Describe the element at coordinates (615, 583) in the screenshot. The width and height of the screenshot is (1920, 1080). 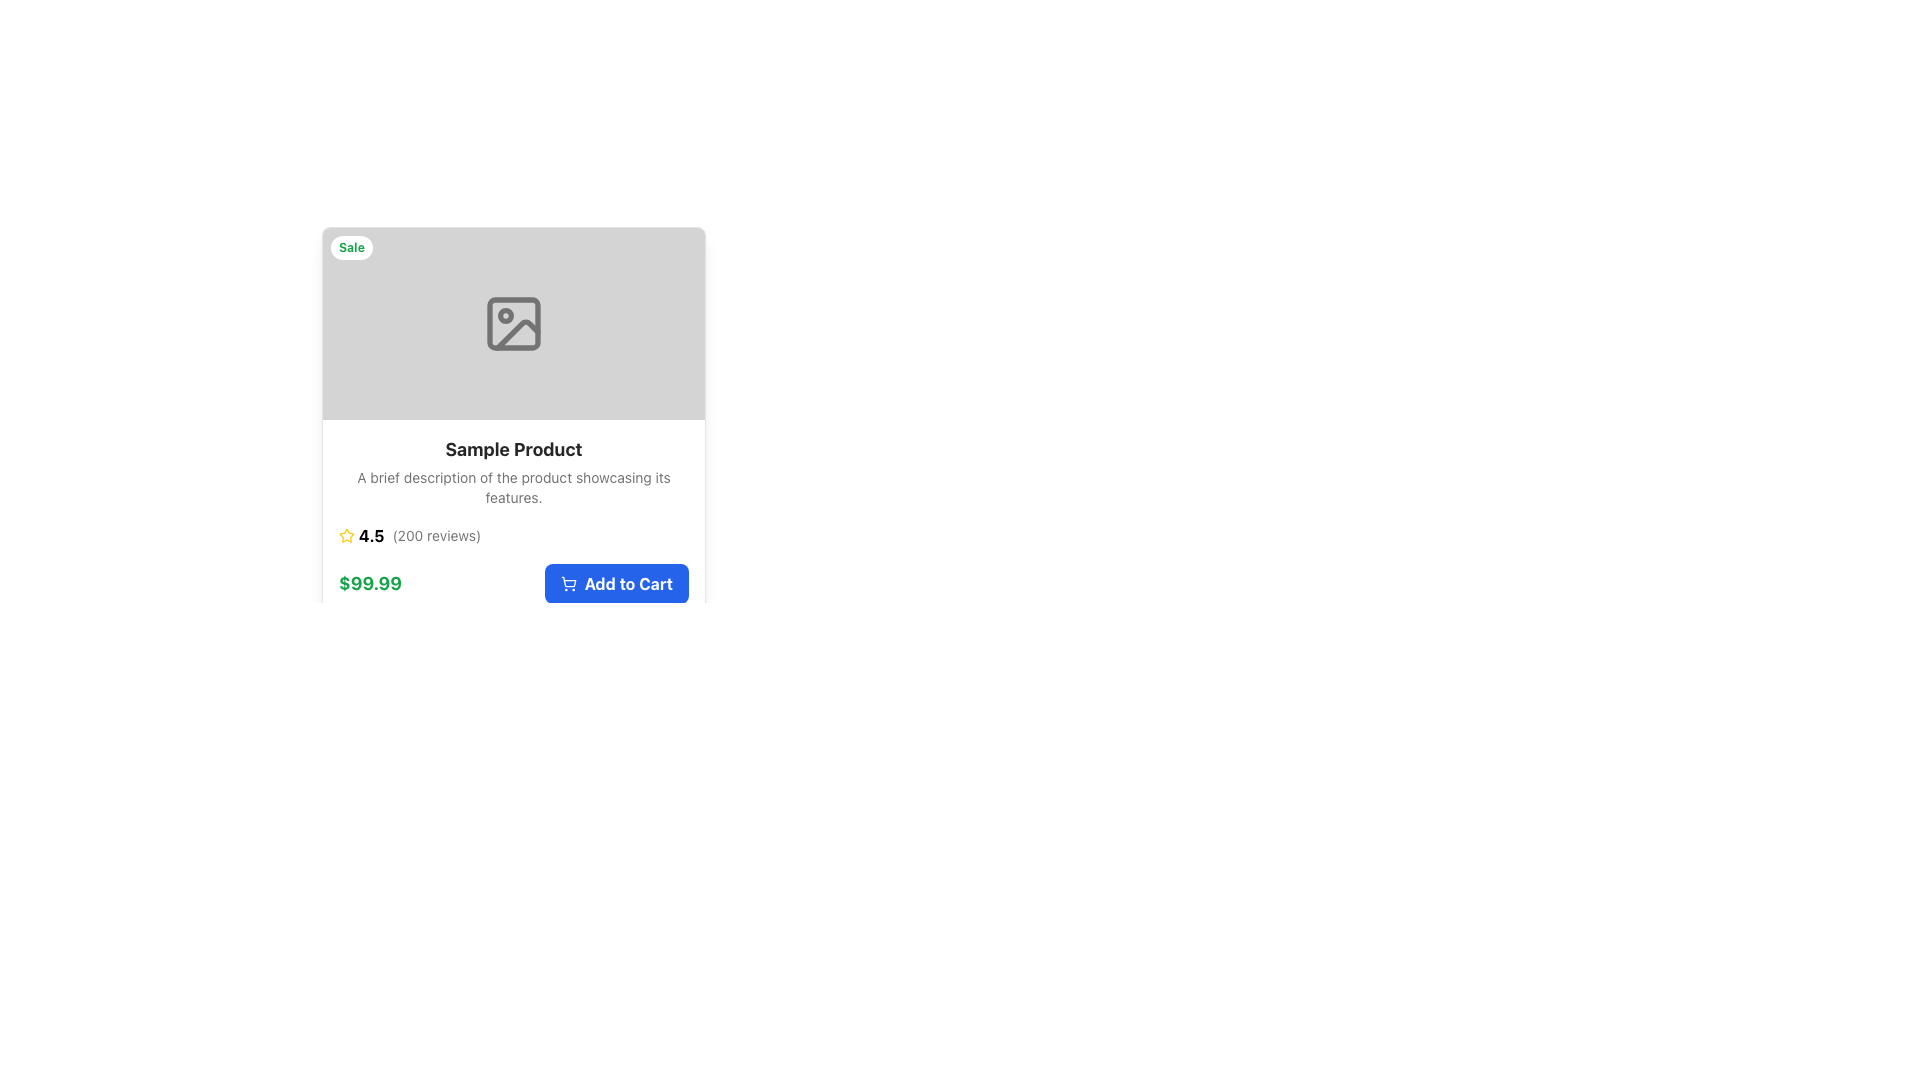
I see `the 'Add to Cart' button located at the bottom-right corner of the product display card` at that location.